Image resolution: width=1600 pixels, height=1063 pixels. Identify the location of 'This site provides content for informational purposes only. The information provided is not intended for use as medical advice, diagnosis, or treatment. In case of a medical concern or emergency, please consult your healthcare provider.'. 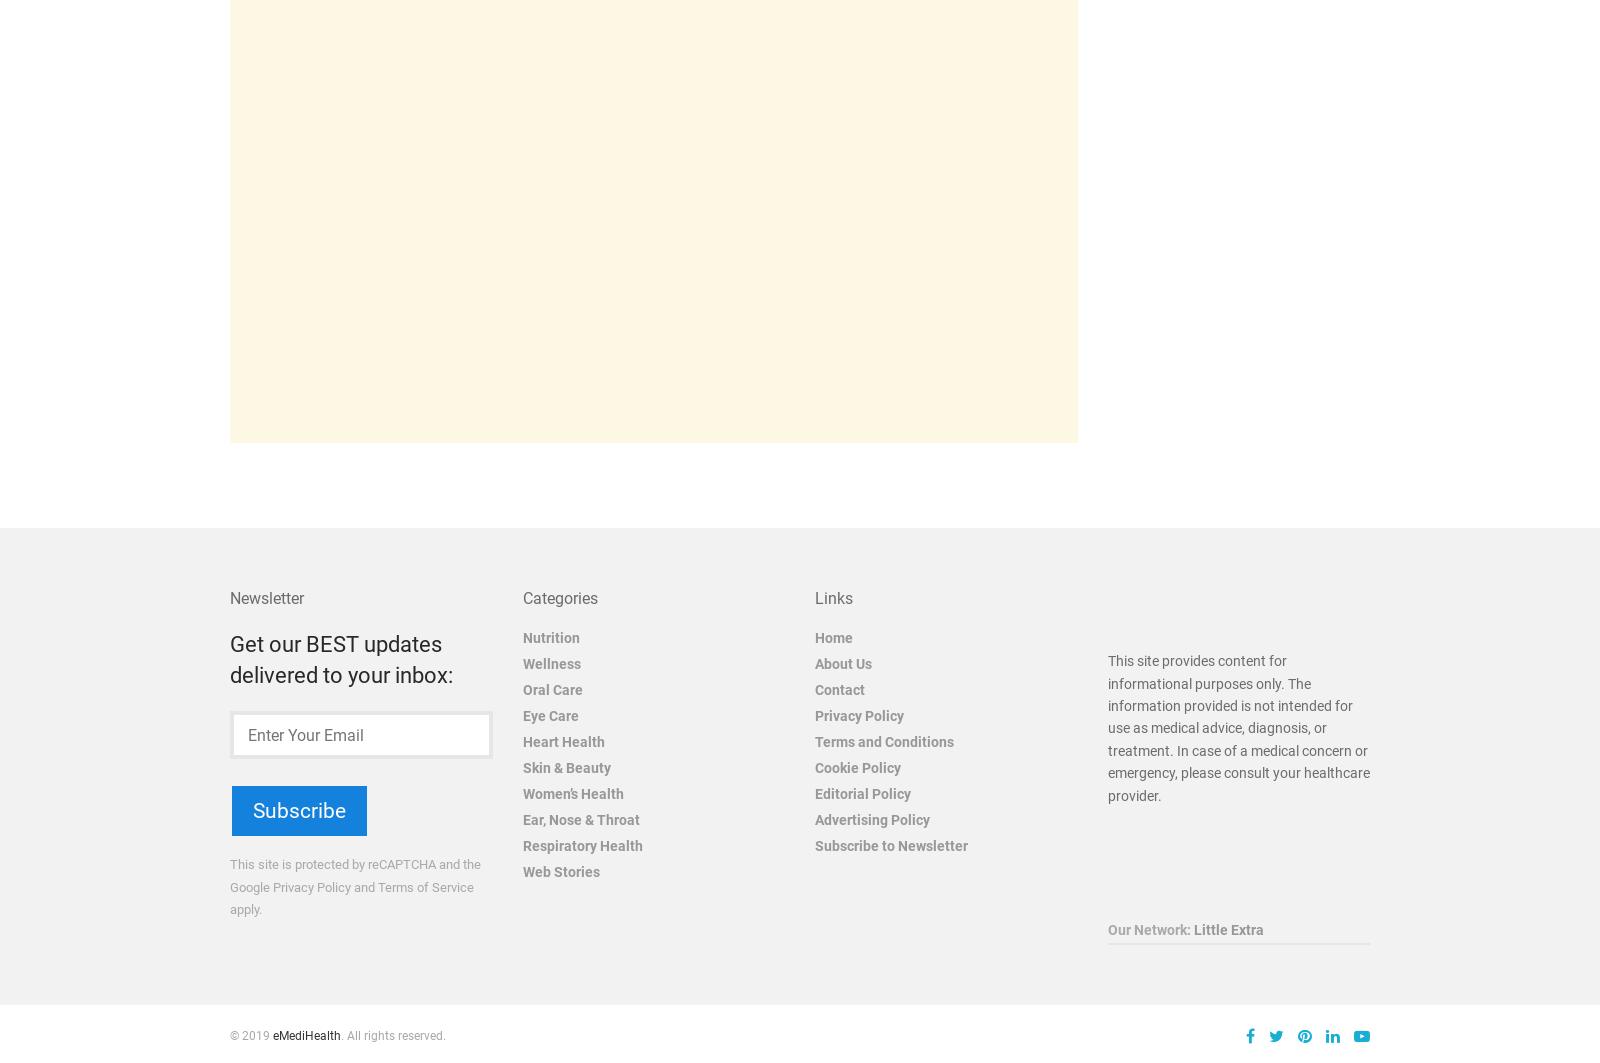
(1107, 727).